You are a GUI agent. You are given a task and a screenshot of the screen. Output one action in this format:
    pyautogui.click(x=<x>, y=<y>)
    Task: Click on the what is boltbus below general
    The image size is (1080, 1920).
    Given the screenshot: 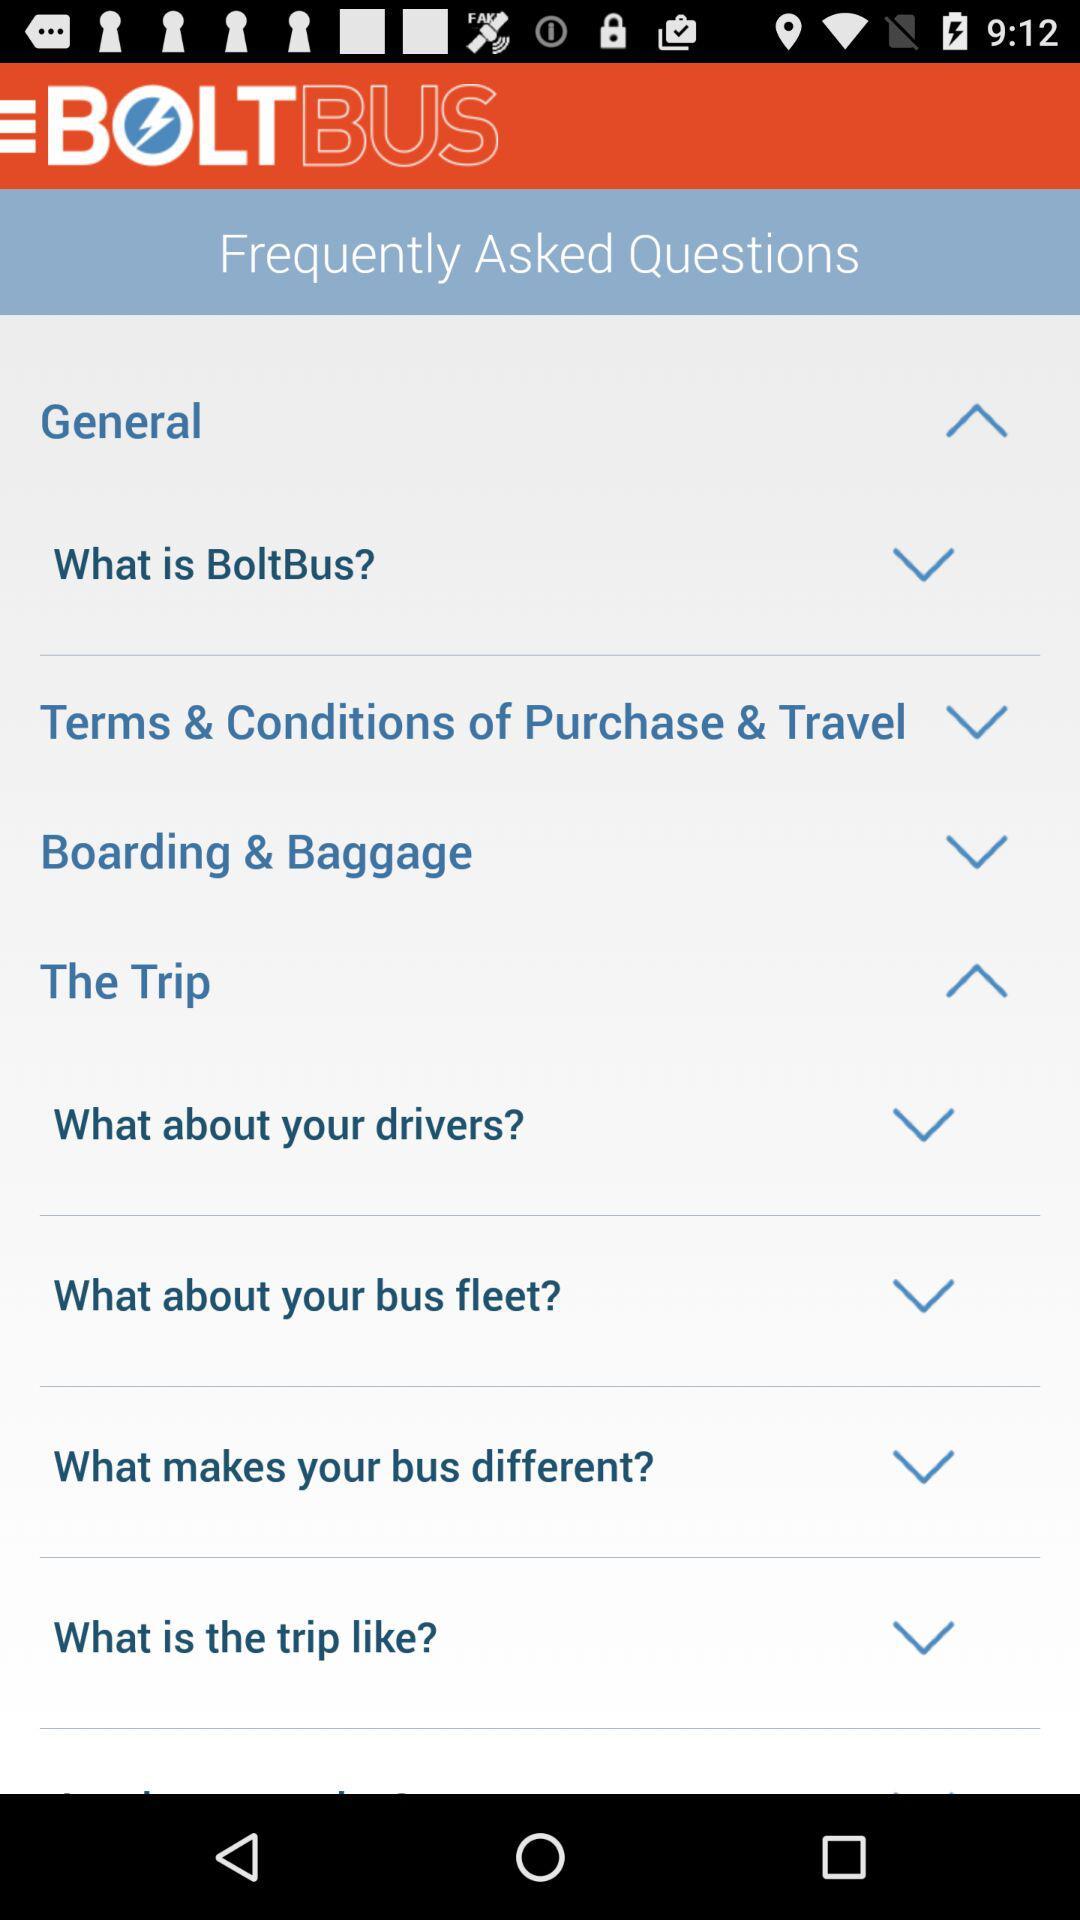 What is the action you would take?
    pyautogui.click(x=540, y=561)
    